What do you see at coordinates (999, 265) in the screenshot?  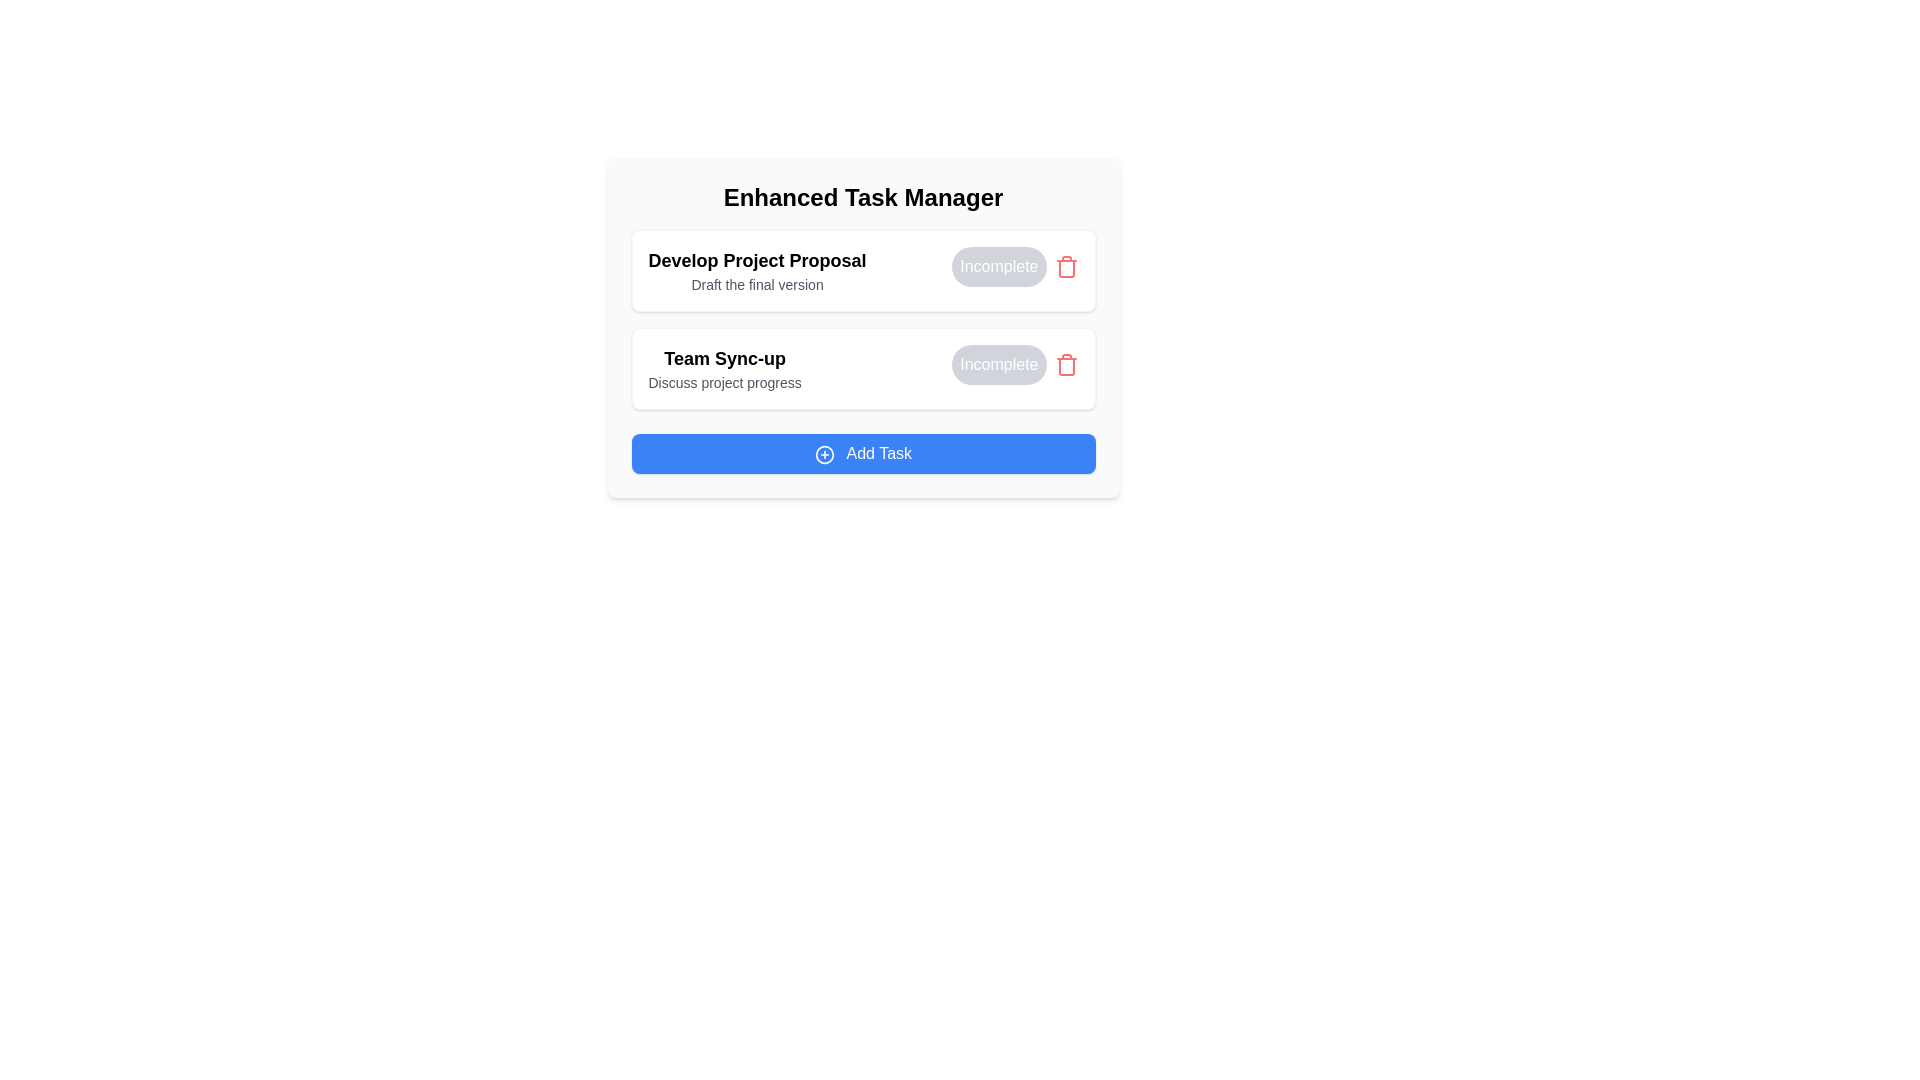 I see `the Status indicator button labeled 'Incomplete' to change its status` at bounding box center [999, 265].